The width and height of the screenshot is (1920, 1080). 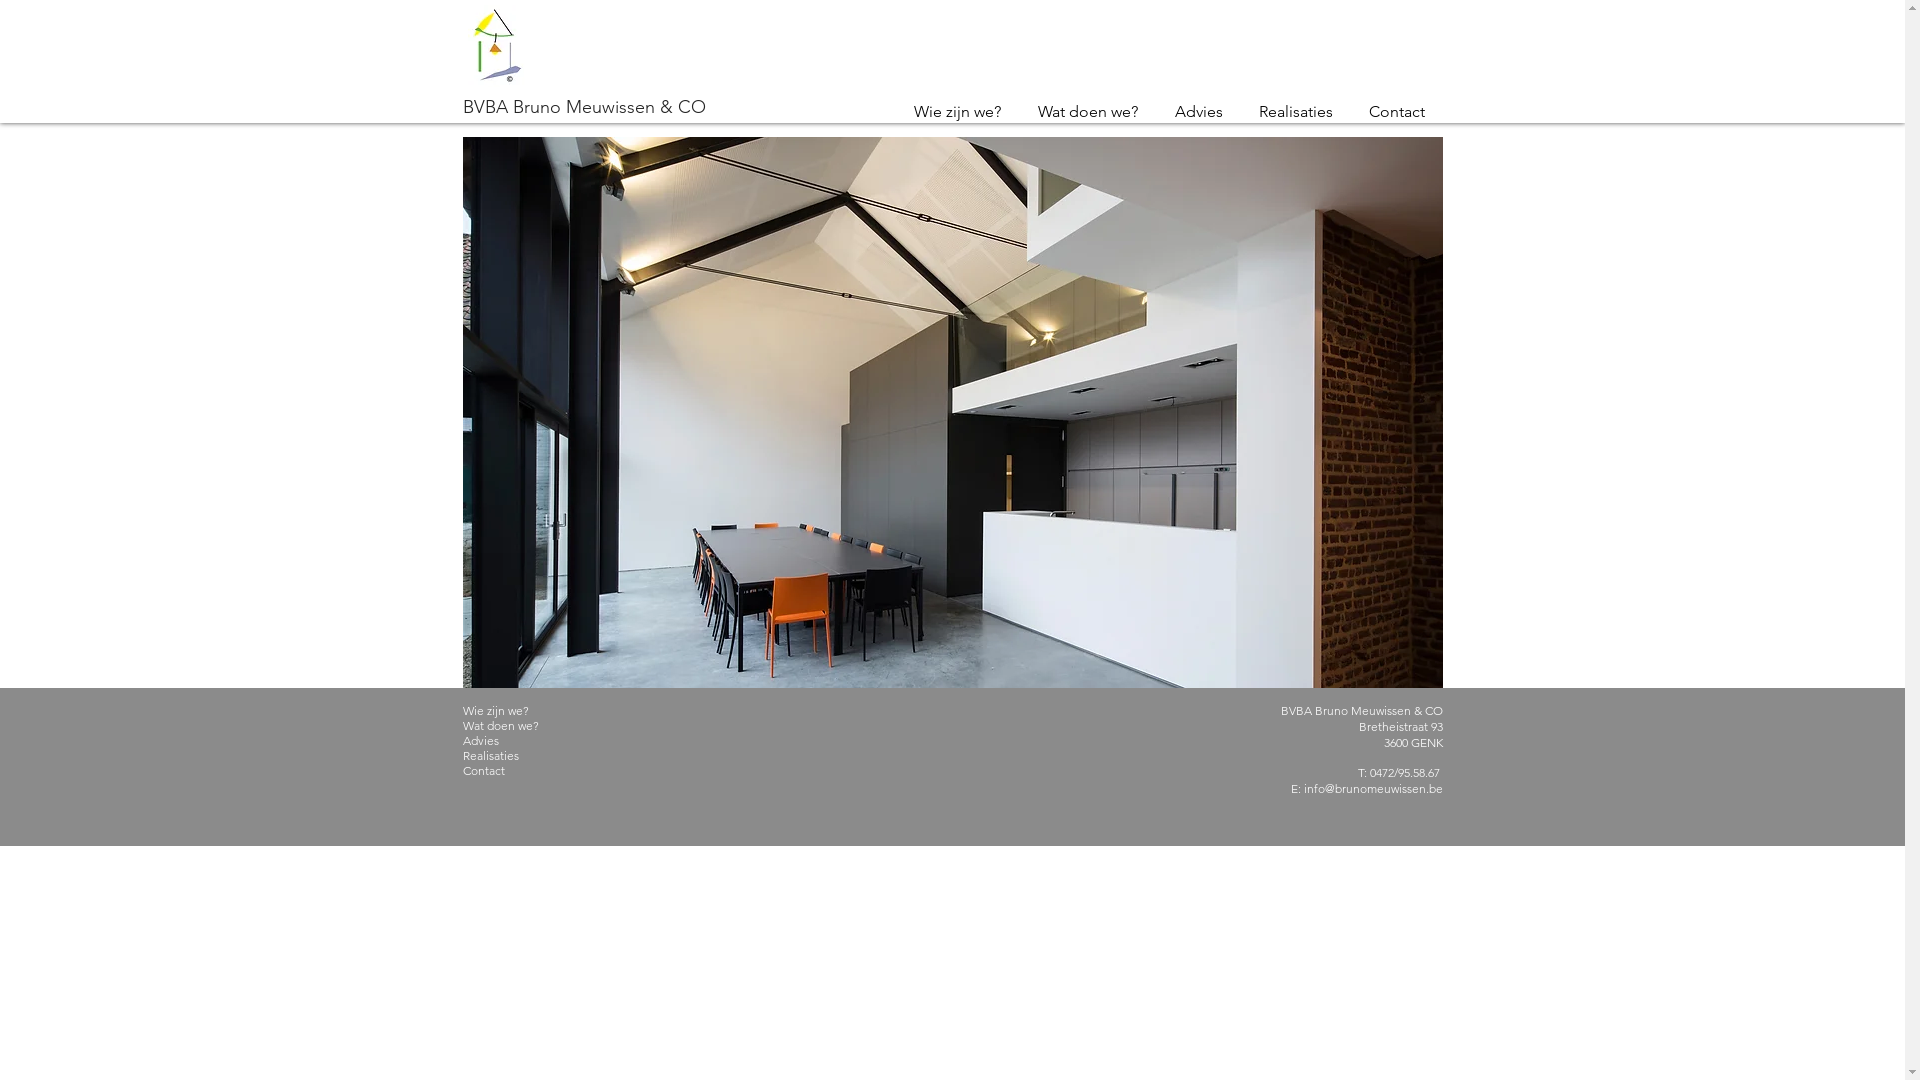 What do you see at coordinates (582, 106) in the screenshot?
I see `'BVBA Bruno Meuwissen & CO'` at bounding box center [582, 106].